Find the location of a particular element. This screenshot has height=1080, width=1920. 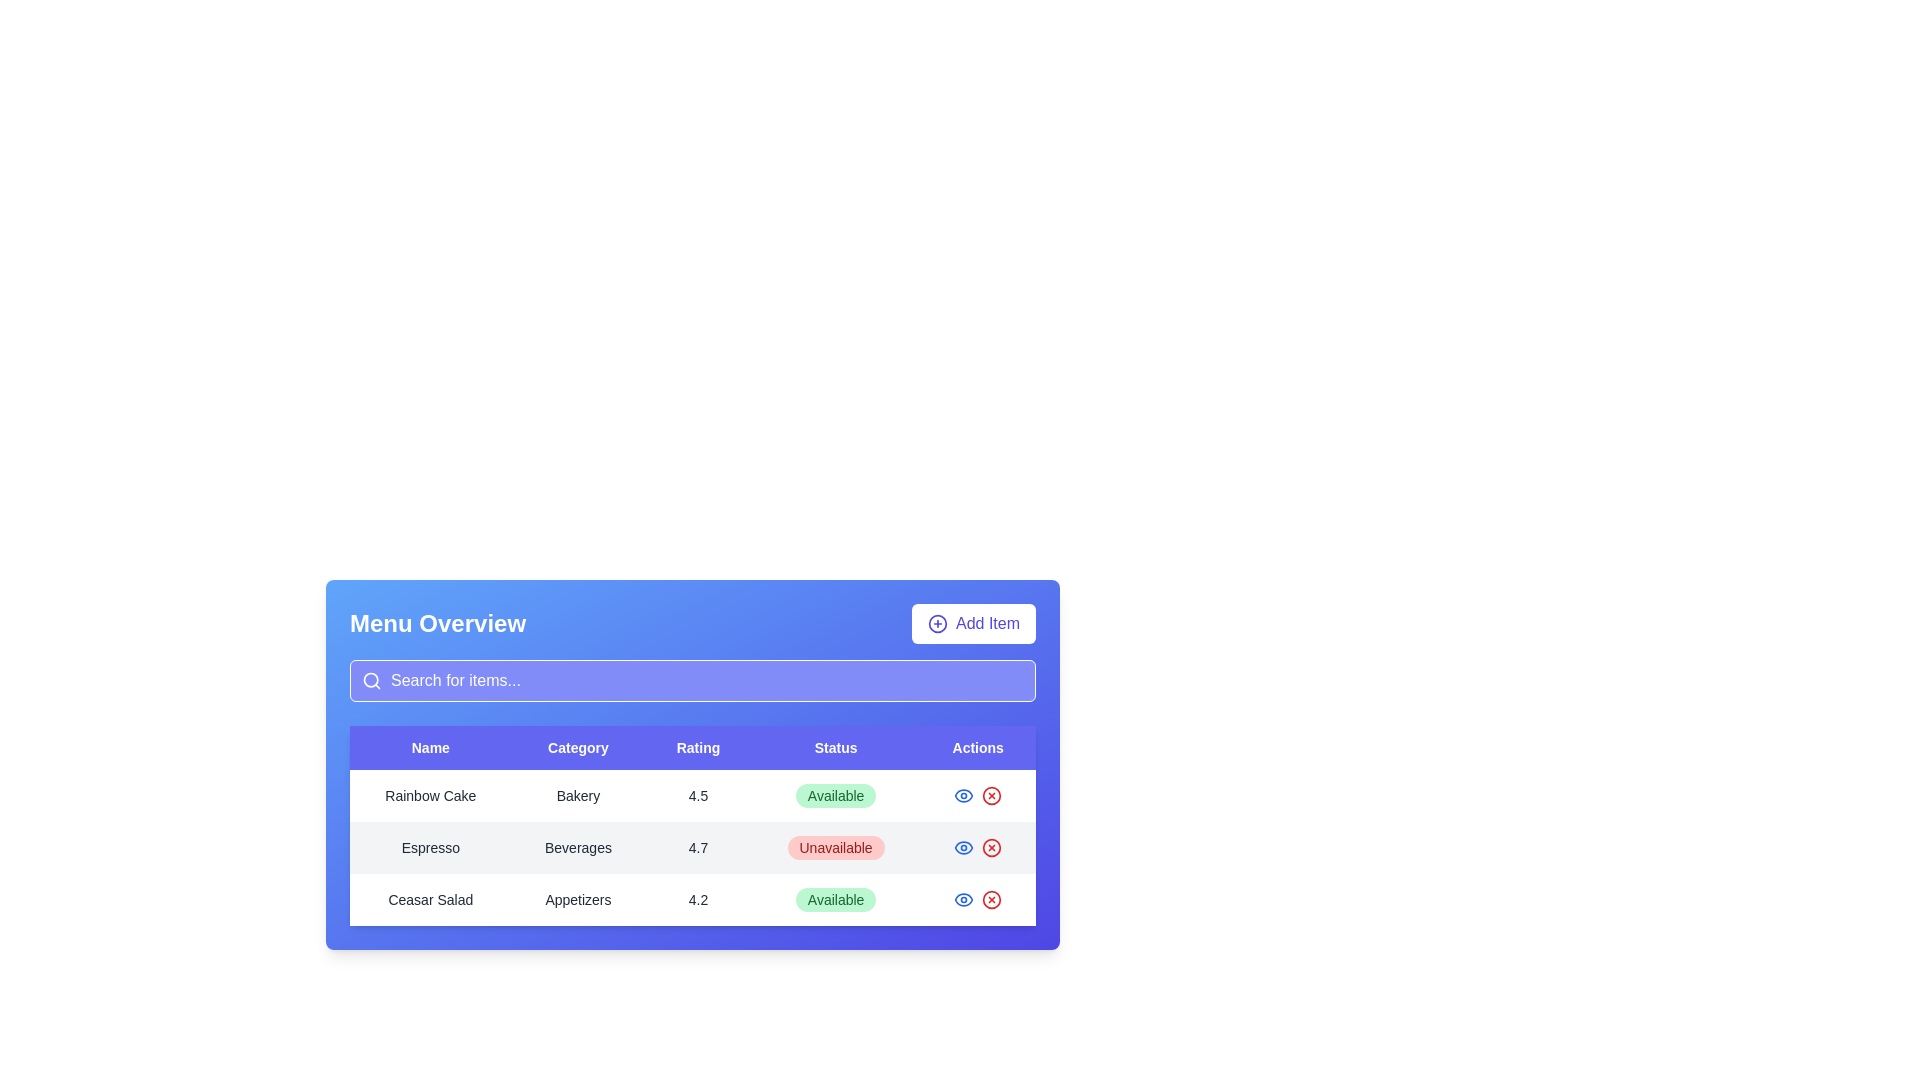

status text from the small, green, rounded button labeled 'Available' located in the status column of the 'Ceasar Salad' row in the table is located at coordinates (836, 898).